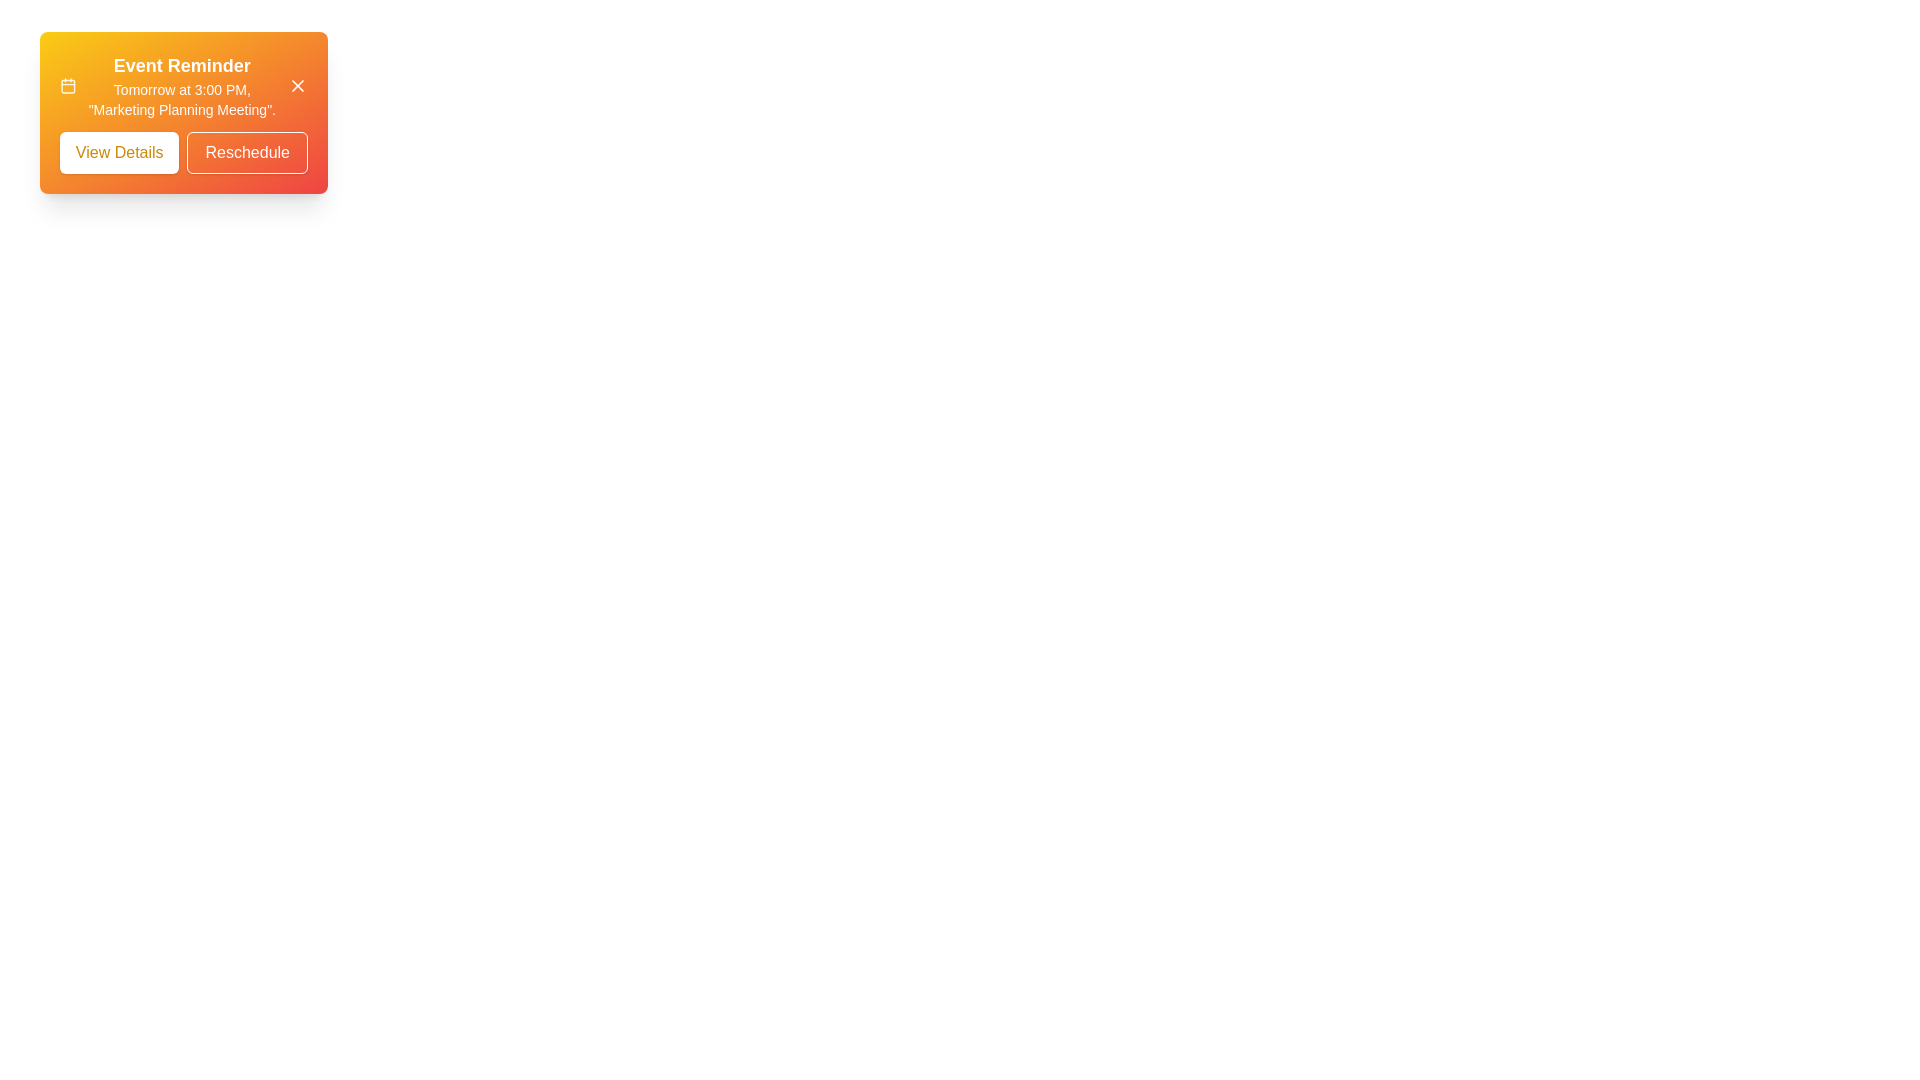  Describe the element at coordinates (118, 152) in the screenshot. I see `the 'View Details' button` at that location.